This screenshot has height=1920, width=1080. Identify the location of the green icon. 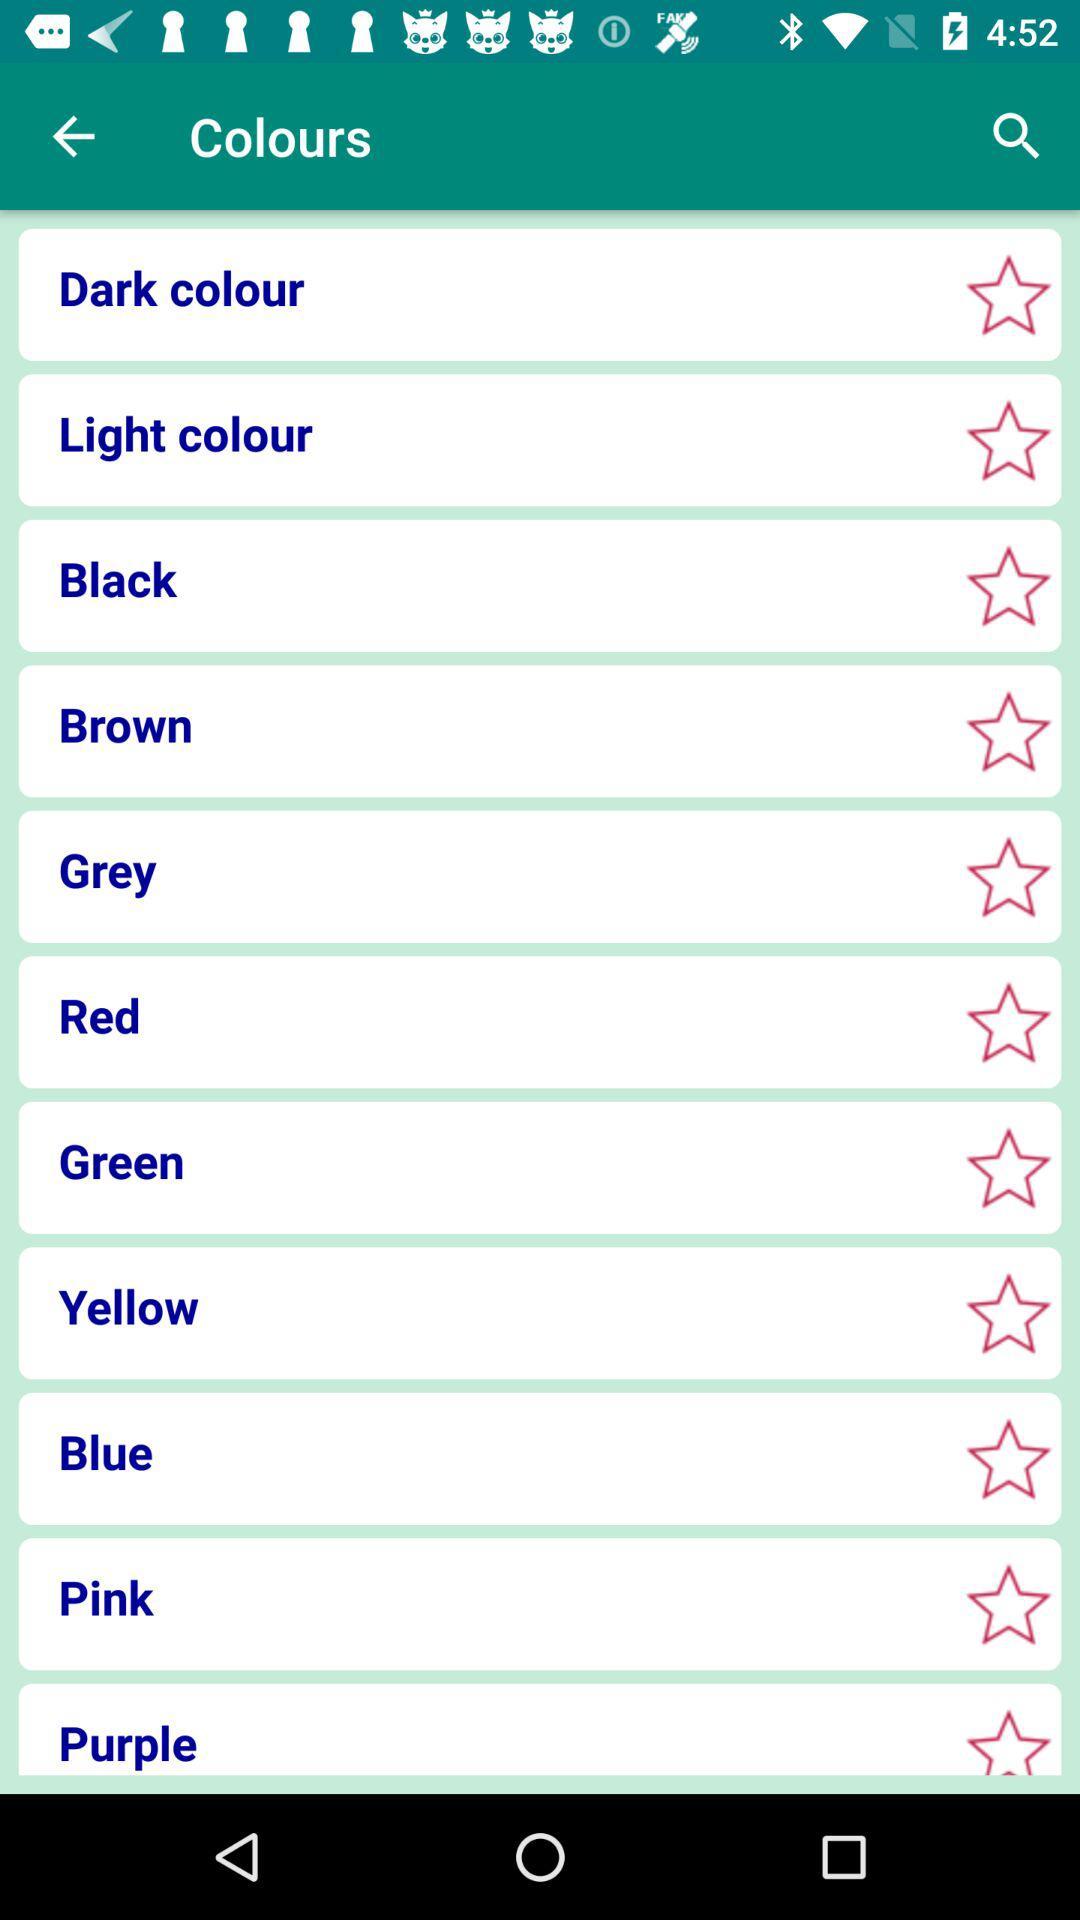
(481, 1160).